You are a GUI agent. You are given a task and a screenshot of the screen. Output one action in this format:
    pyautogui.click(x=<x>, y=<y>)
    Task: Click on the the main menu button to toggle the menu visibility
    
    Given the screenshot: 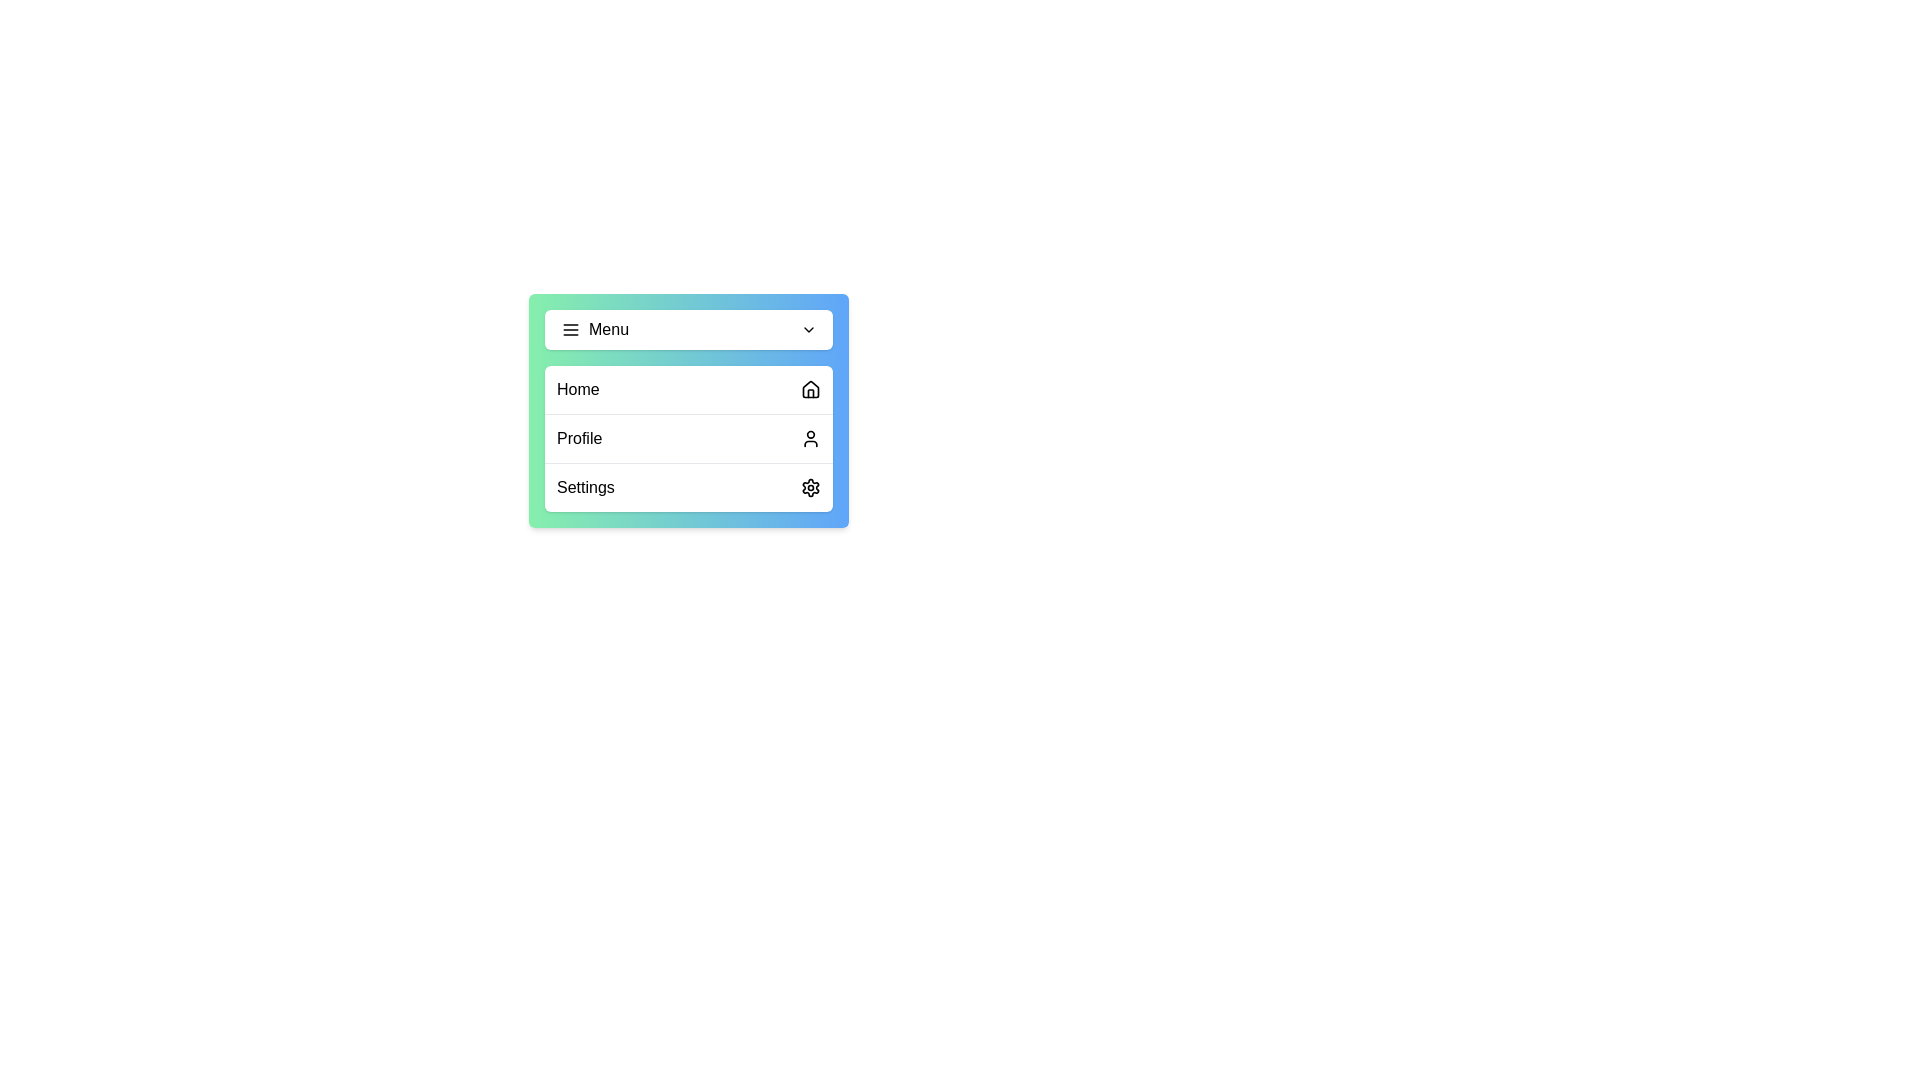 What is the action you would take?
    pyautogui.click(x=689, y=329)
    